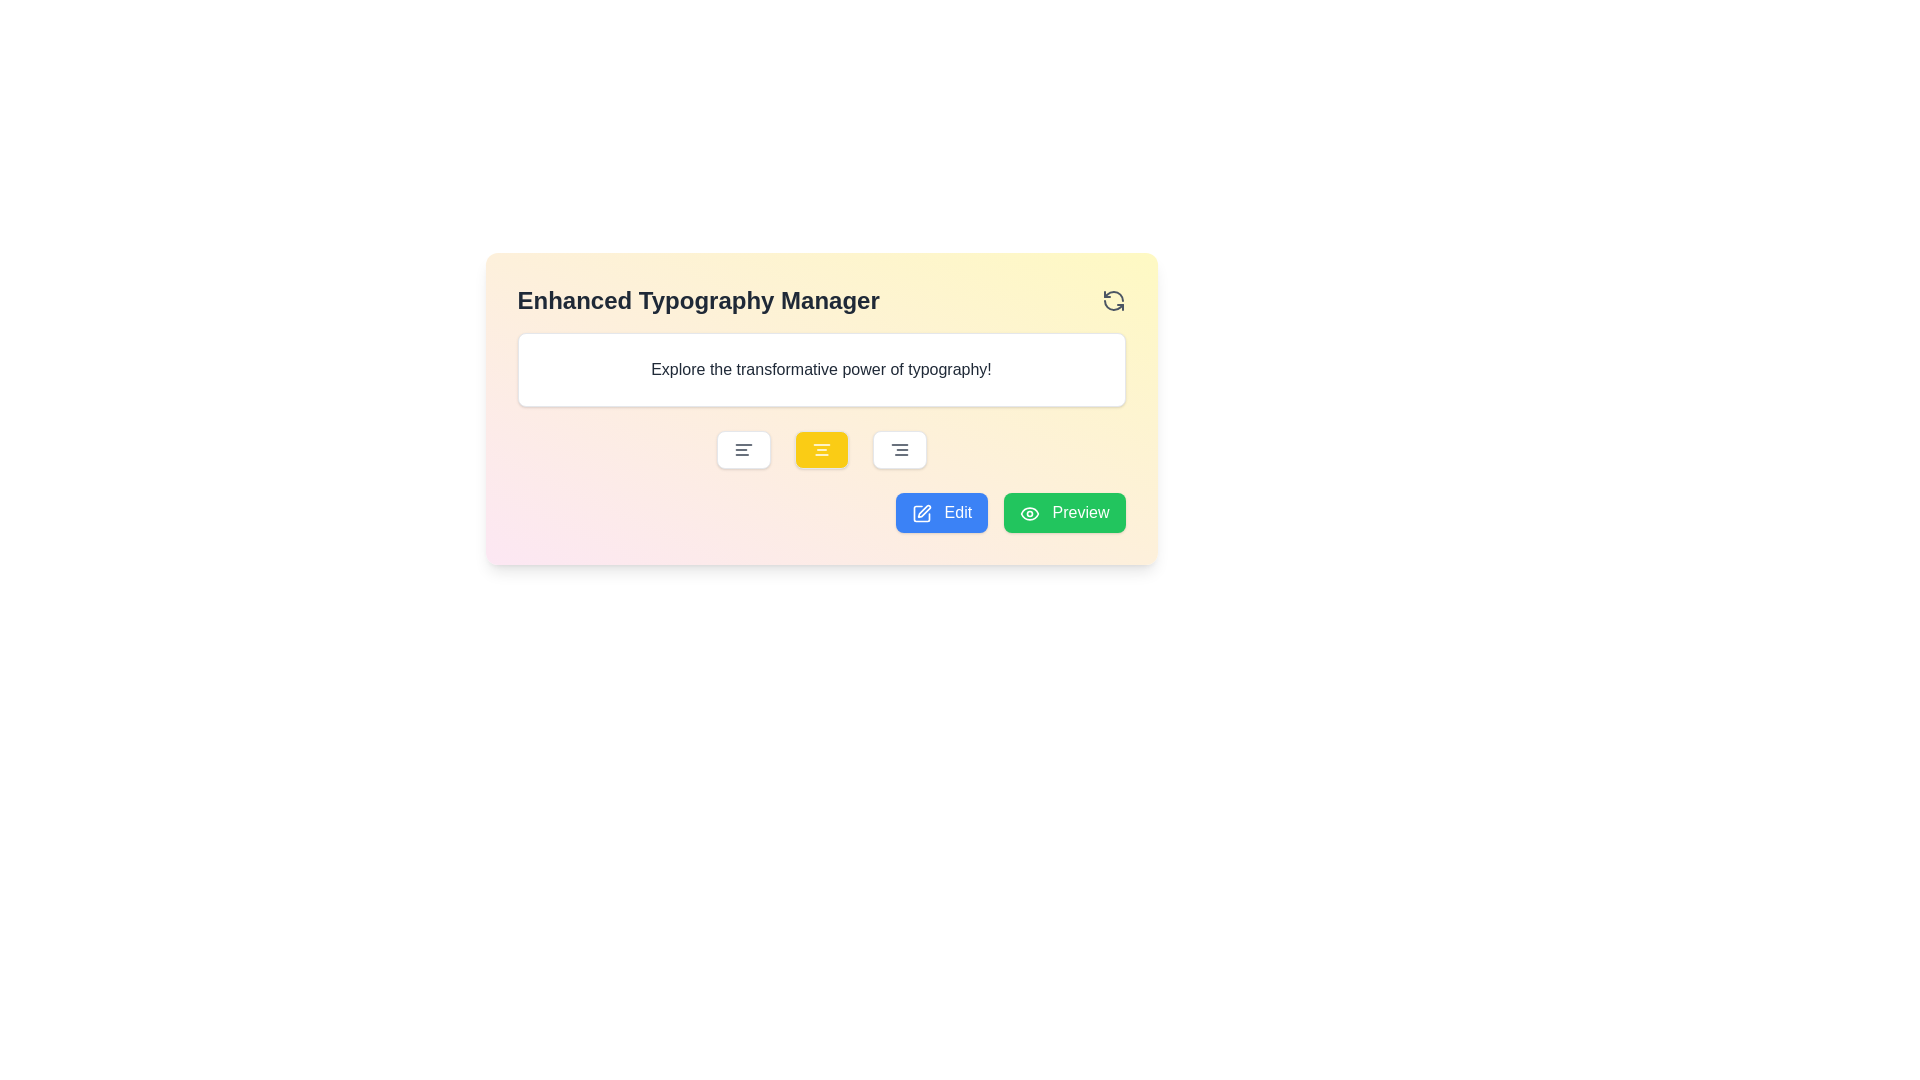 Image resolution: width=1920 pixels, height=1080 pixels. I want to click on the eye icon located within the green 'Preview' button, positioned at the leftmost side of the button, so click(1030, 512).